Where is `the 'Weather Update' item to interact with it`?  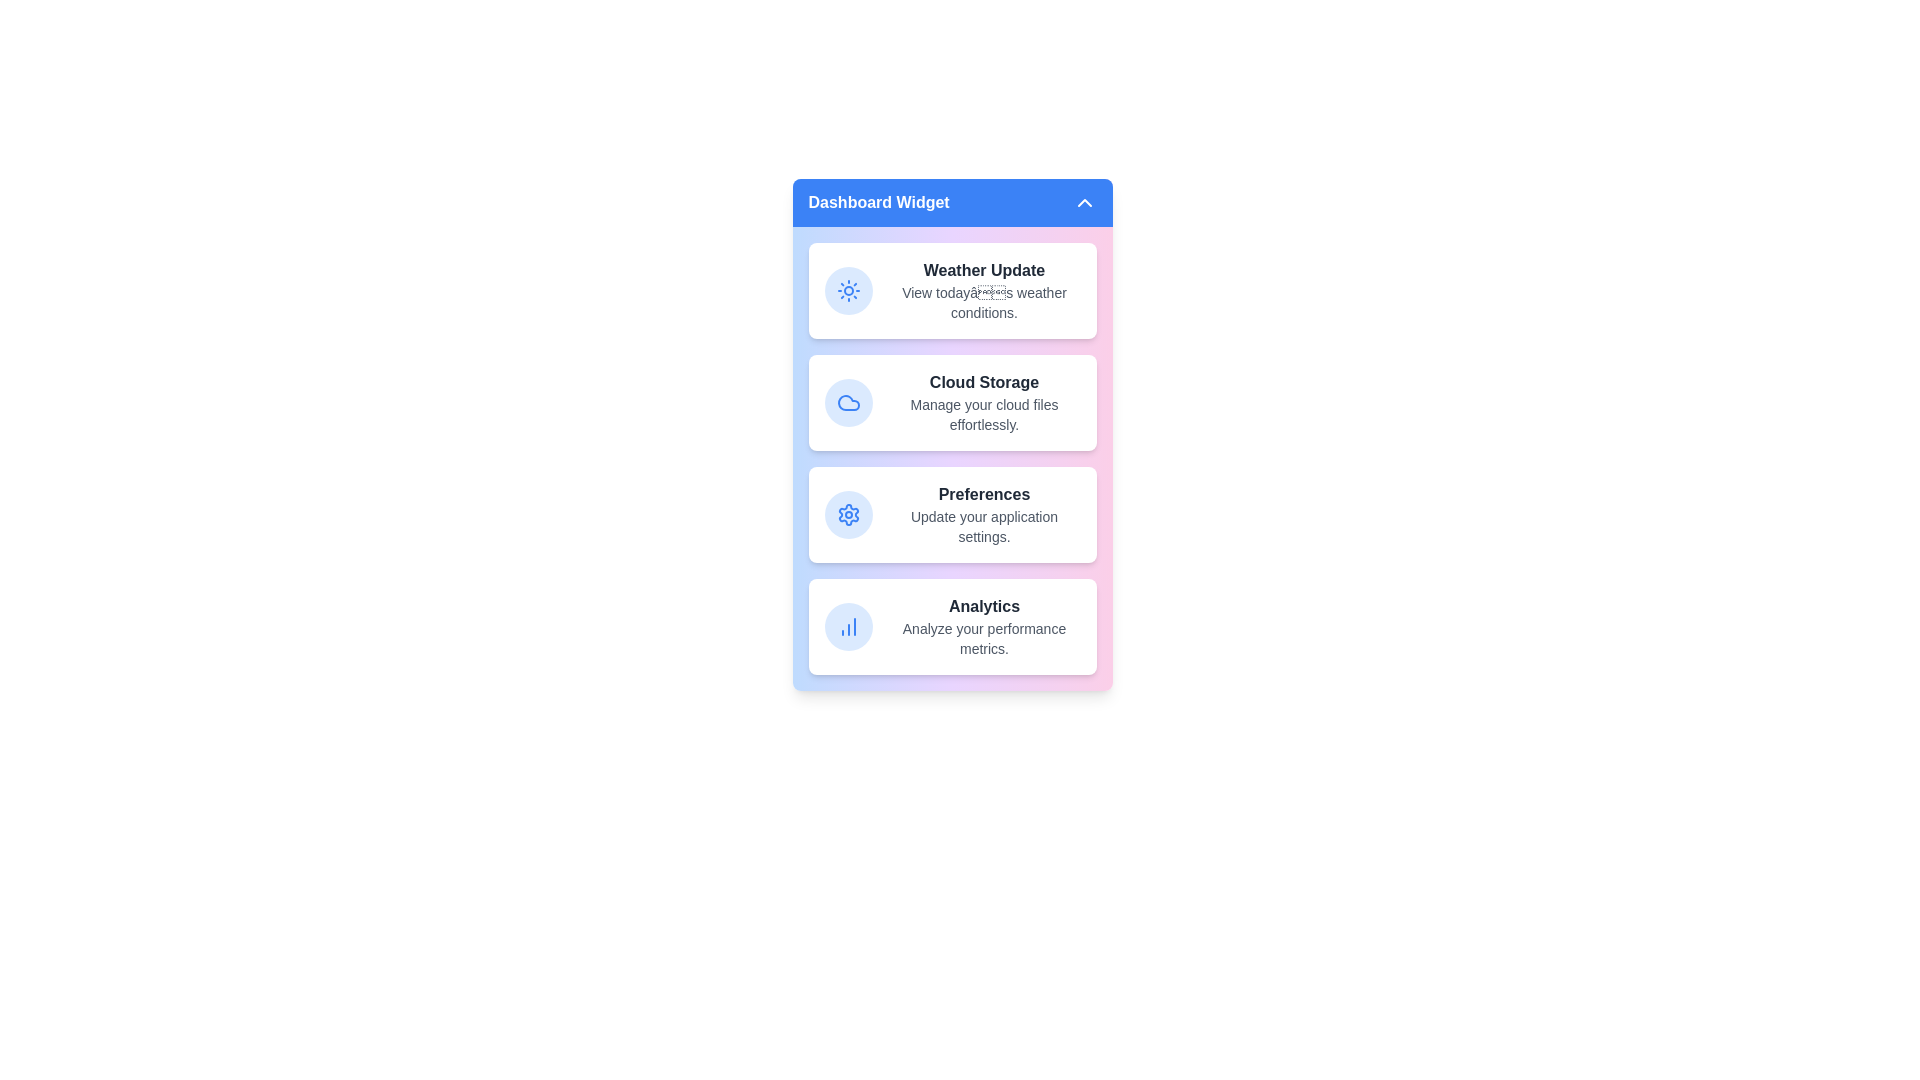
the 'Weather Update' item to interact with it is located at coordinates (951, 290).